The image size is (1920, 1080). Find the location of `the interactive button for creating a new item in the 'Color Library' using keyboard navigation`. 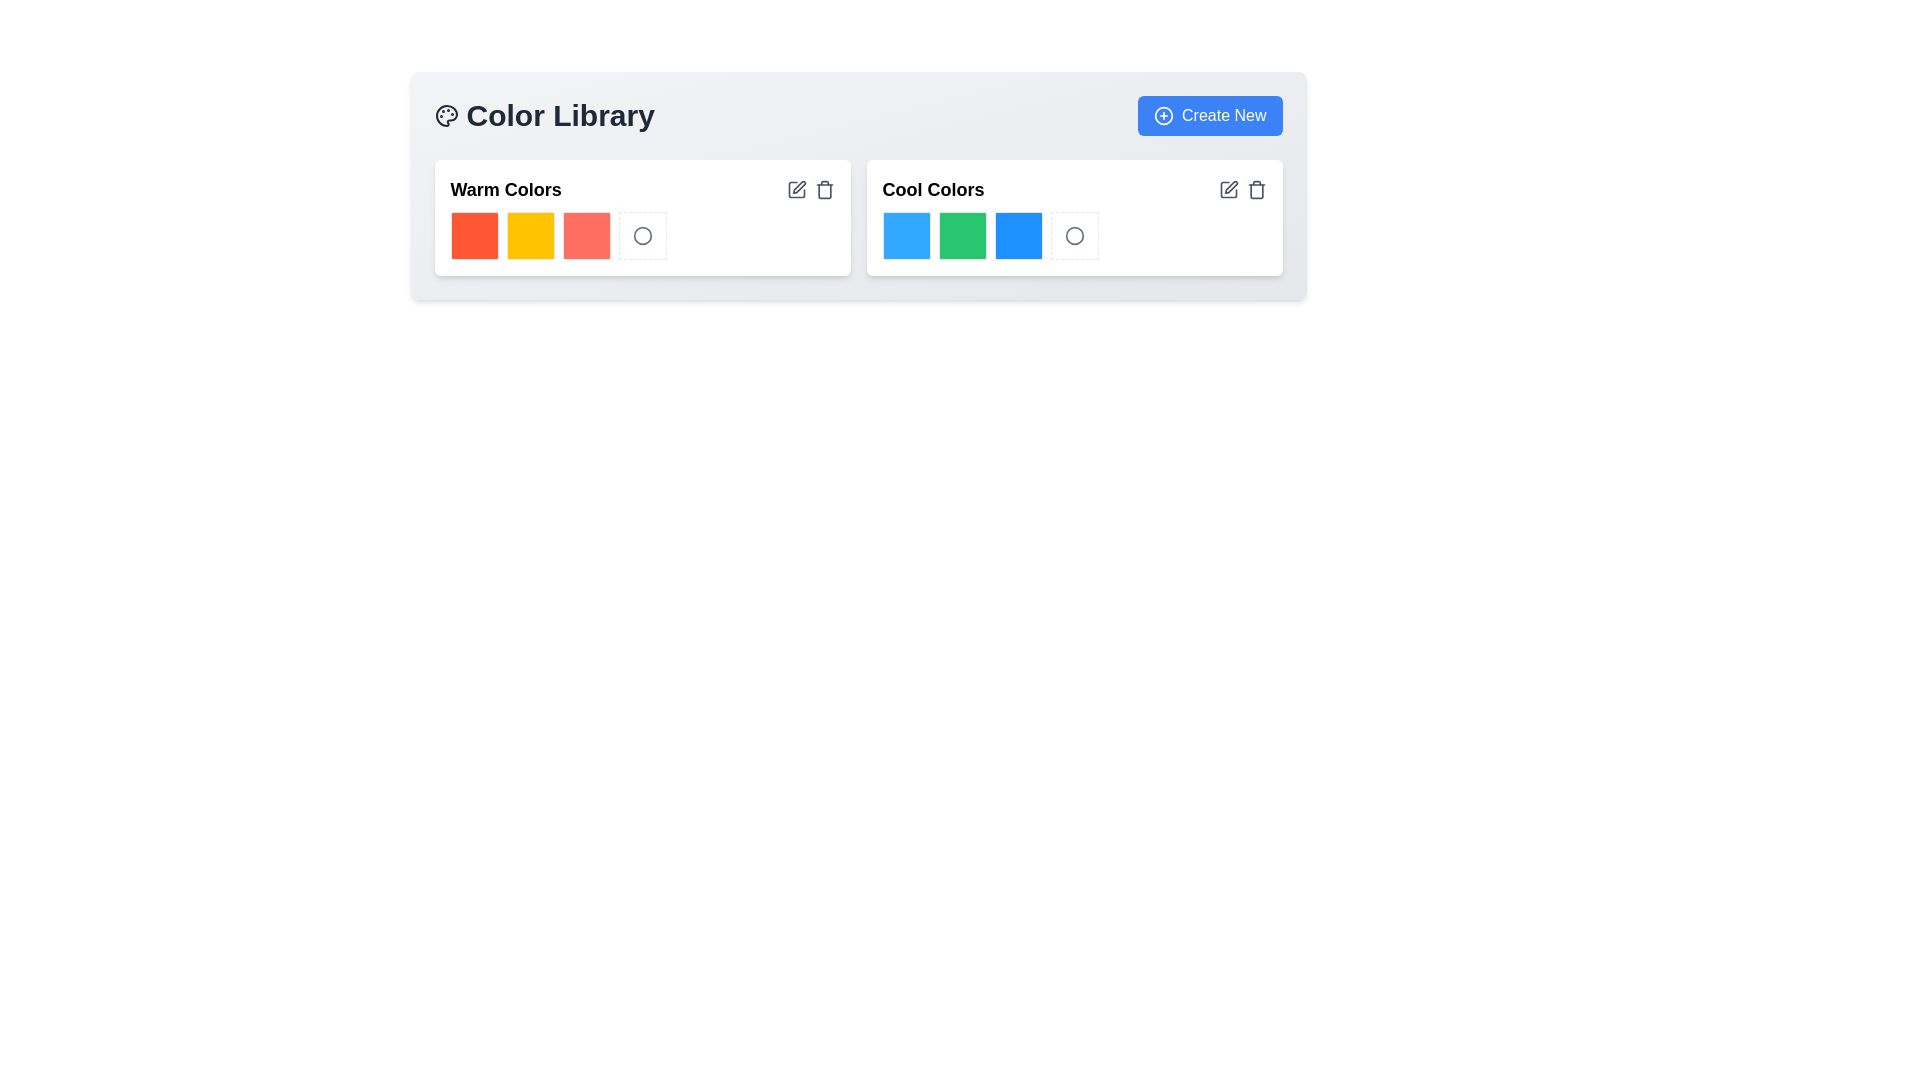

the interactive button for creating a new item in the 'Color Library' using keyboard navigation is located at coordinates (1209, 115).